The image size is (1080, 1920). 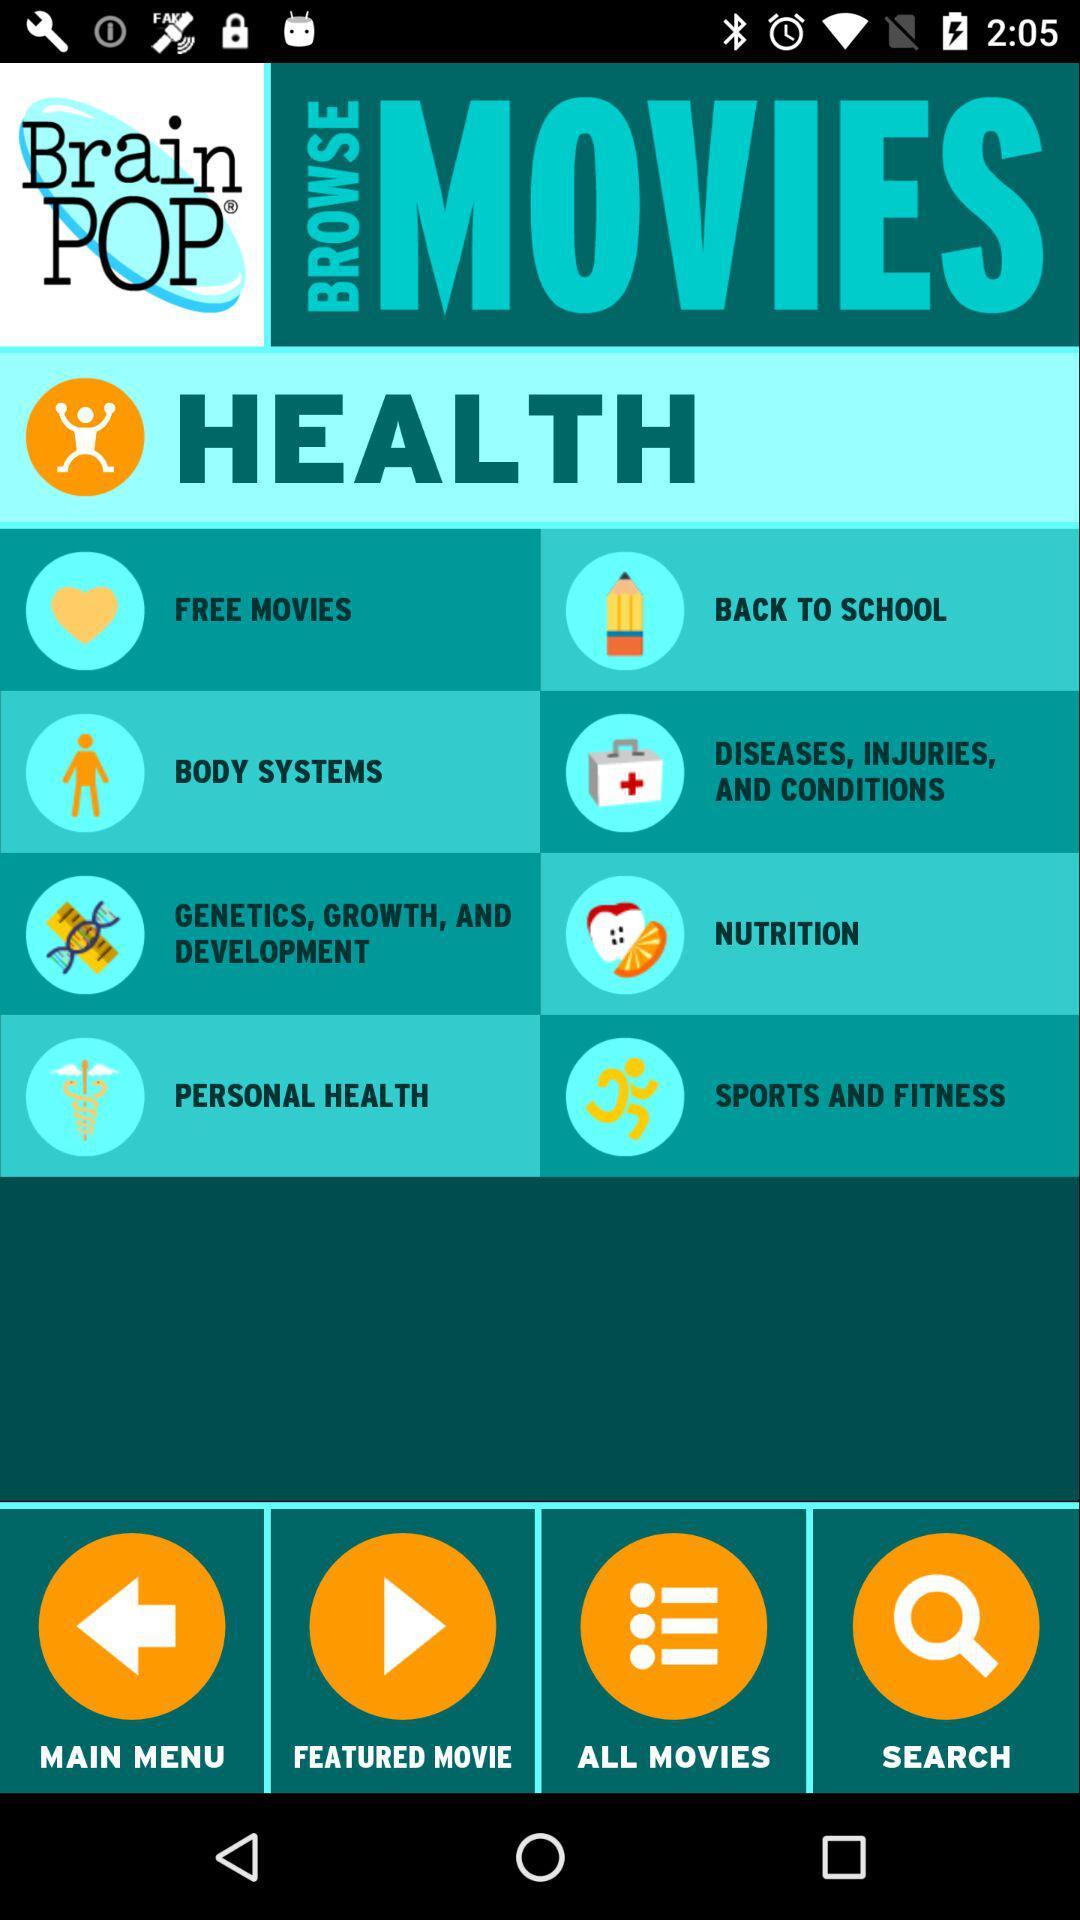 What do you see at coordinates (342, 932) in the screenshot?
I see `genetics growth and icon` at bounding box center [342, 932].